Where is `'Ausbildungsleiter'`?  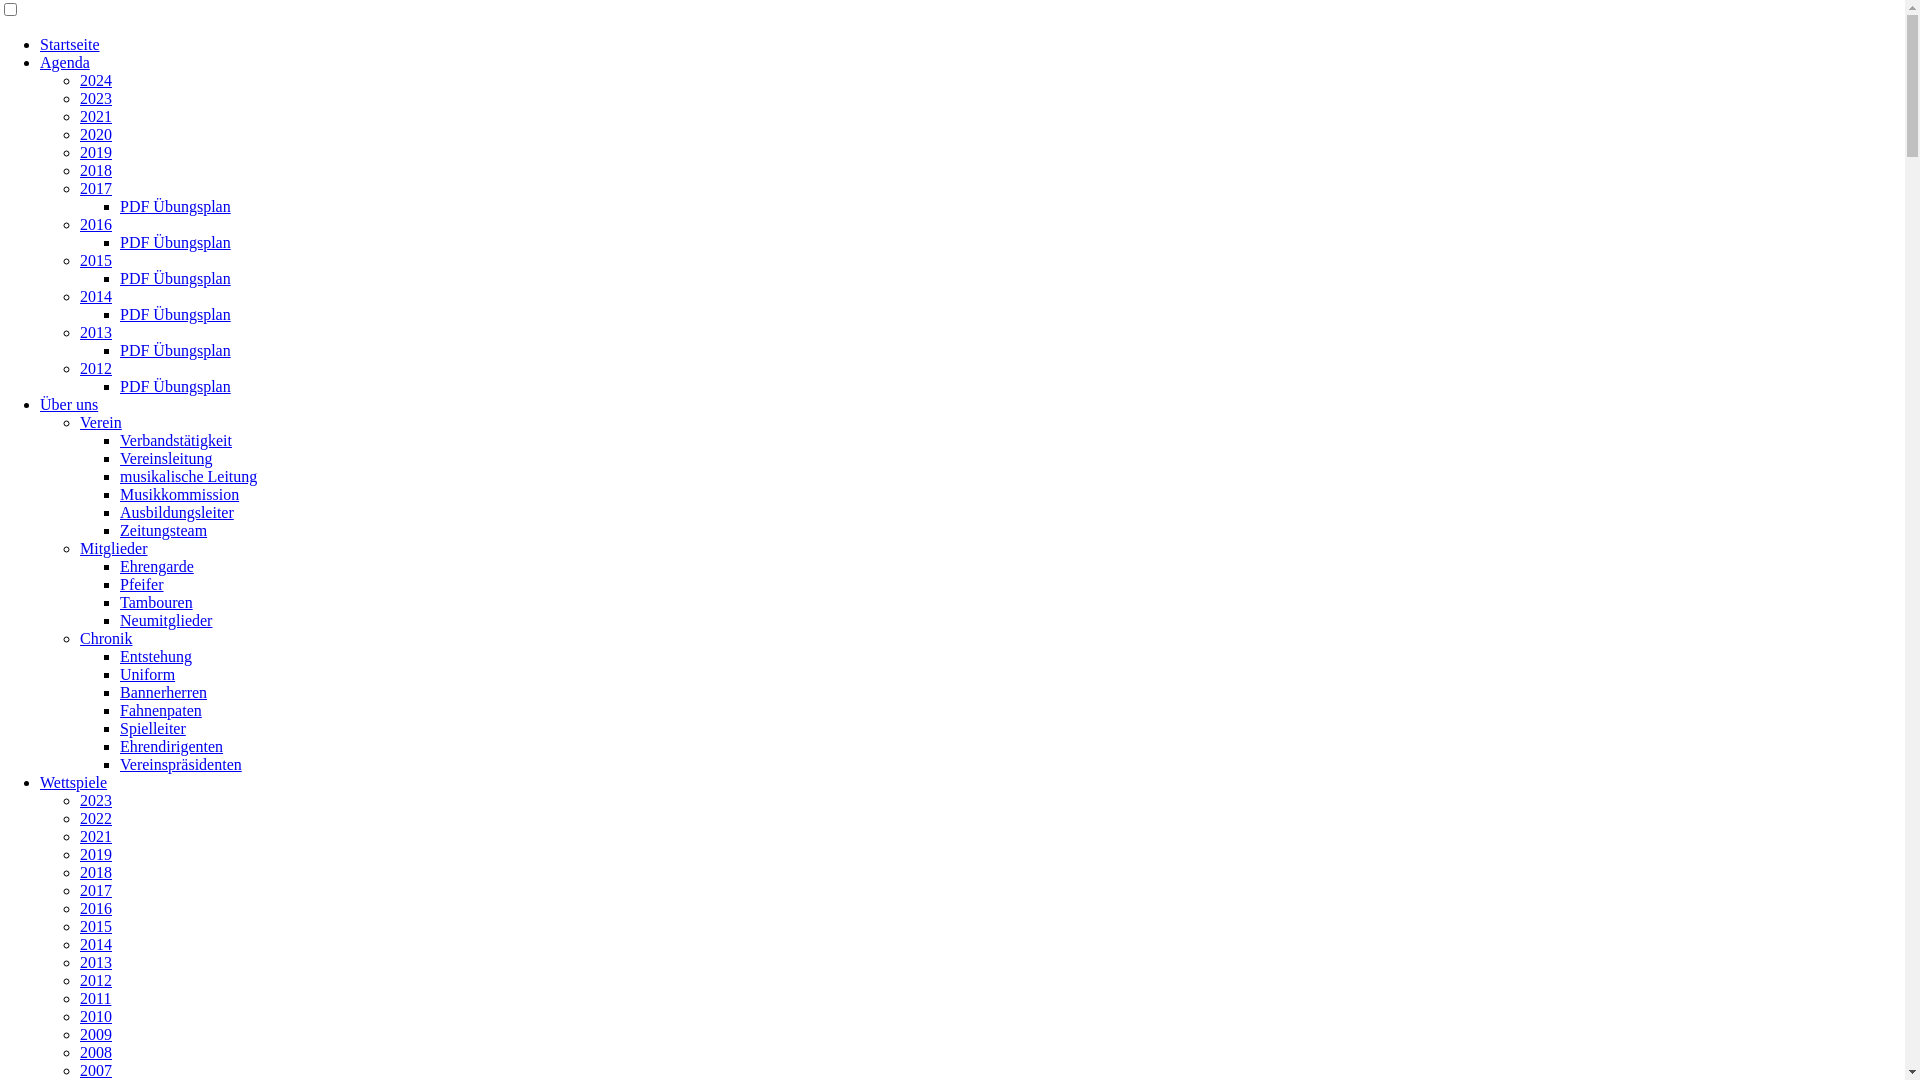
'Ausbildungsleiter' is located at coordinates (177, 511).